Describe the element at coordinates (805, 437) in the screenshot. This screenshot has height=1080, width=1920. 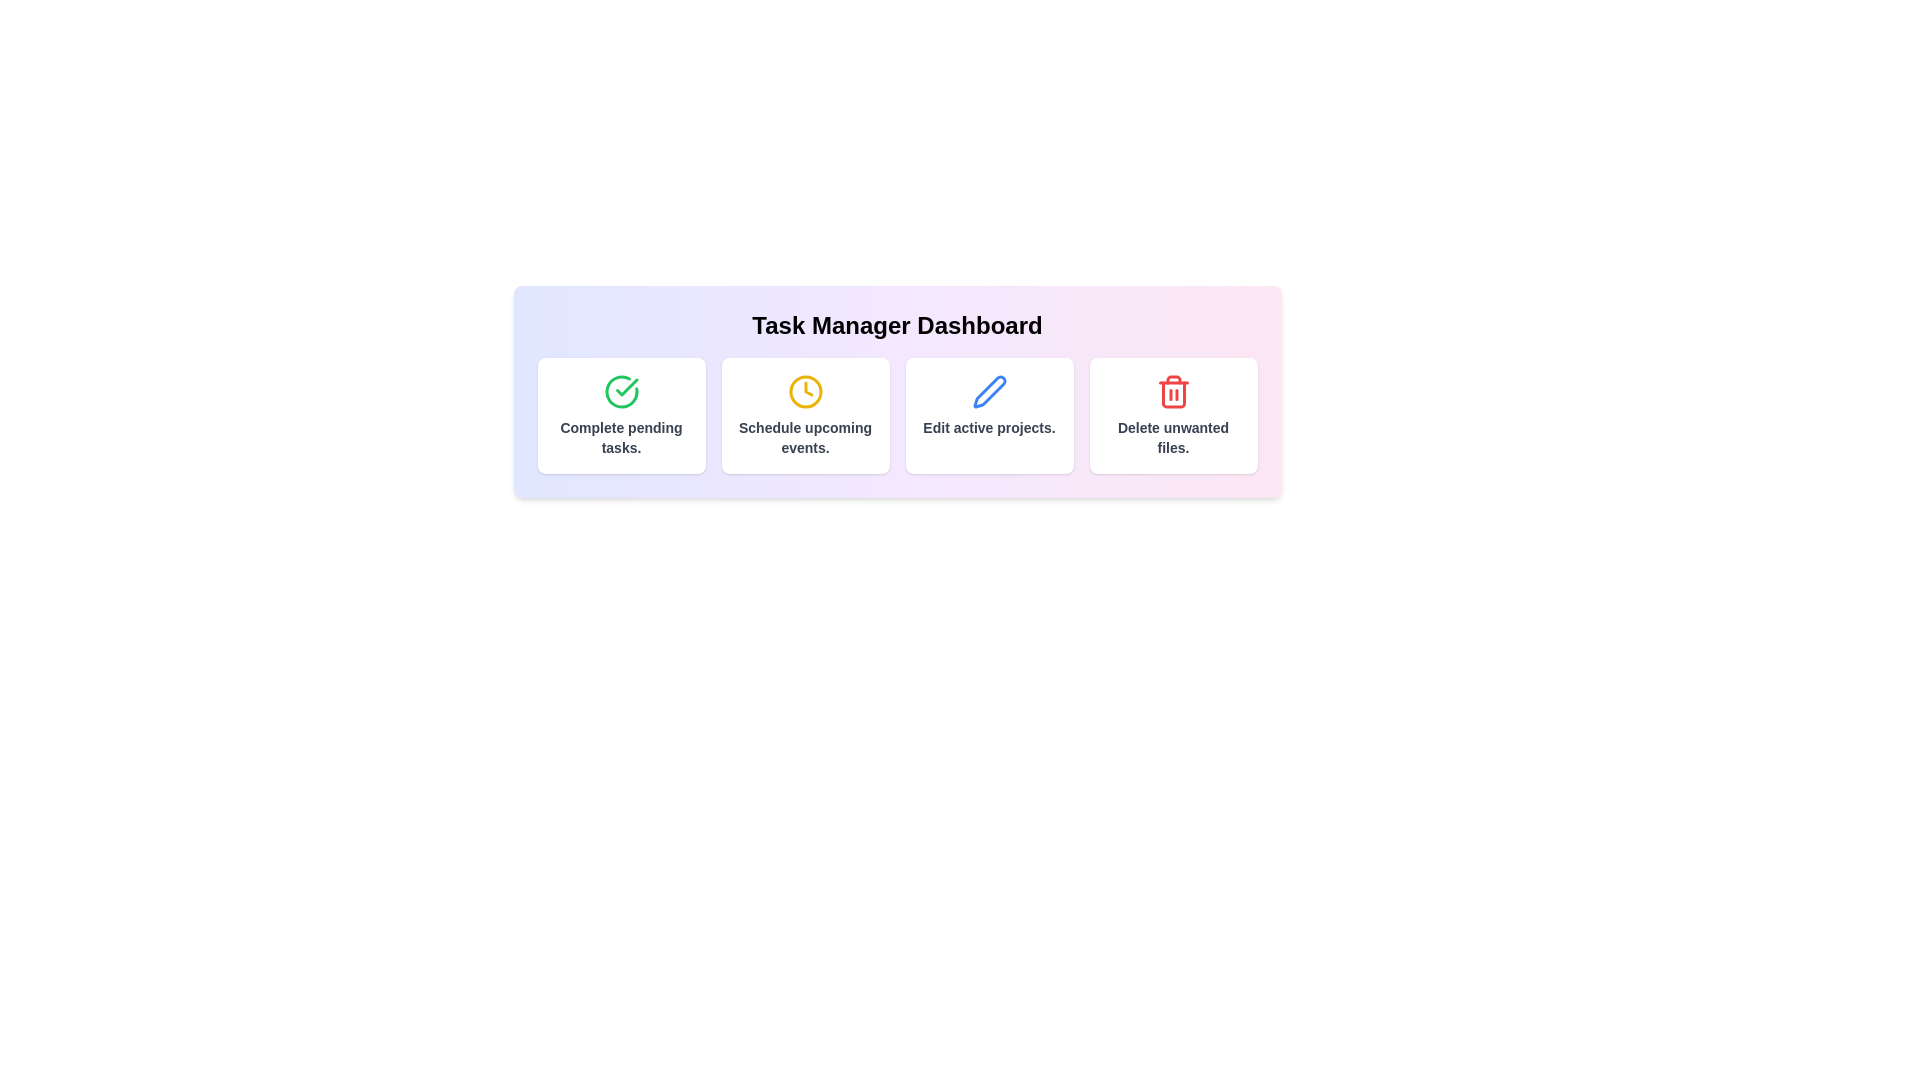
I see `text label 'Schedule upcoming events.' which is the second item in a horizontal layout of visually similar items, located on the second card from the left, identified by a yellow clock icon above it` at that location.